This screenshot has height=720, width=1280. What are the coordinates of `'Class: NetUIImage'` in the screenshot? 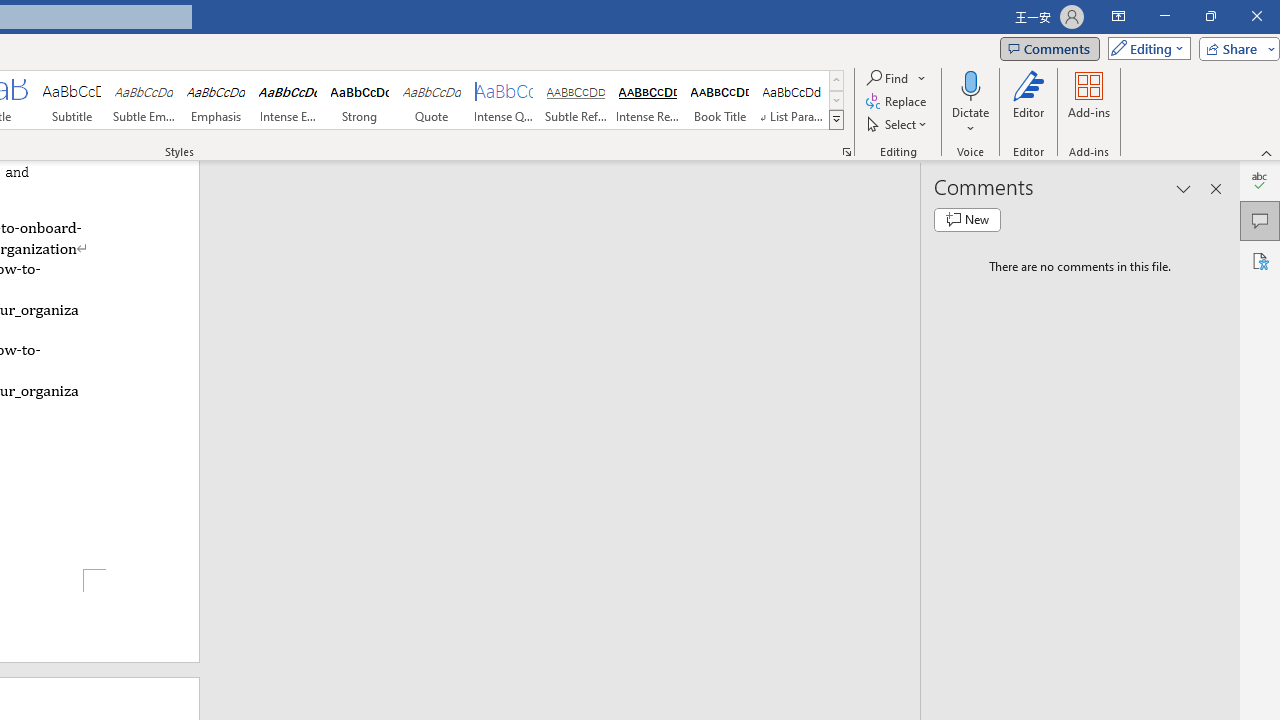 It's located at (837, 119).